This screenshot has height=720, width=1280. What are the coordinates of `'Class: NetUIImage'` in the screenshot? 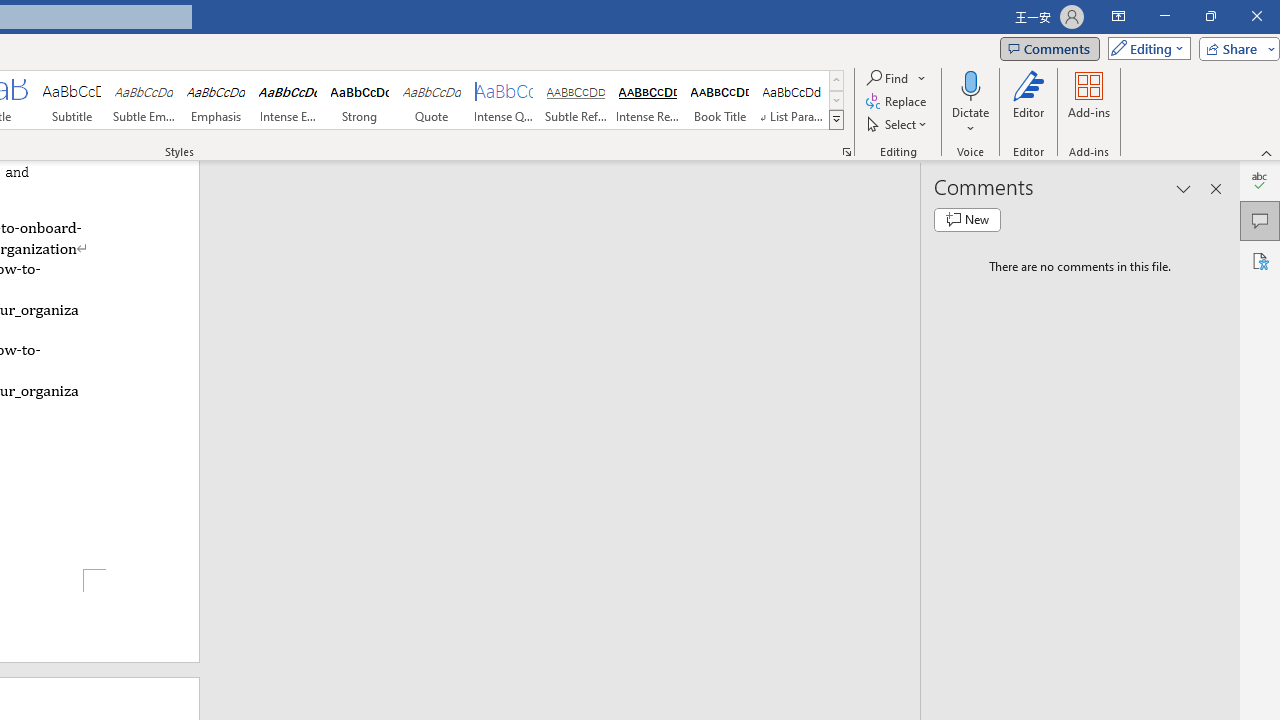 It's located at (837, 119).